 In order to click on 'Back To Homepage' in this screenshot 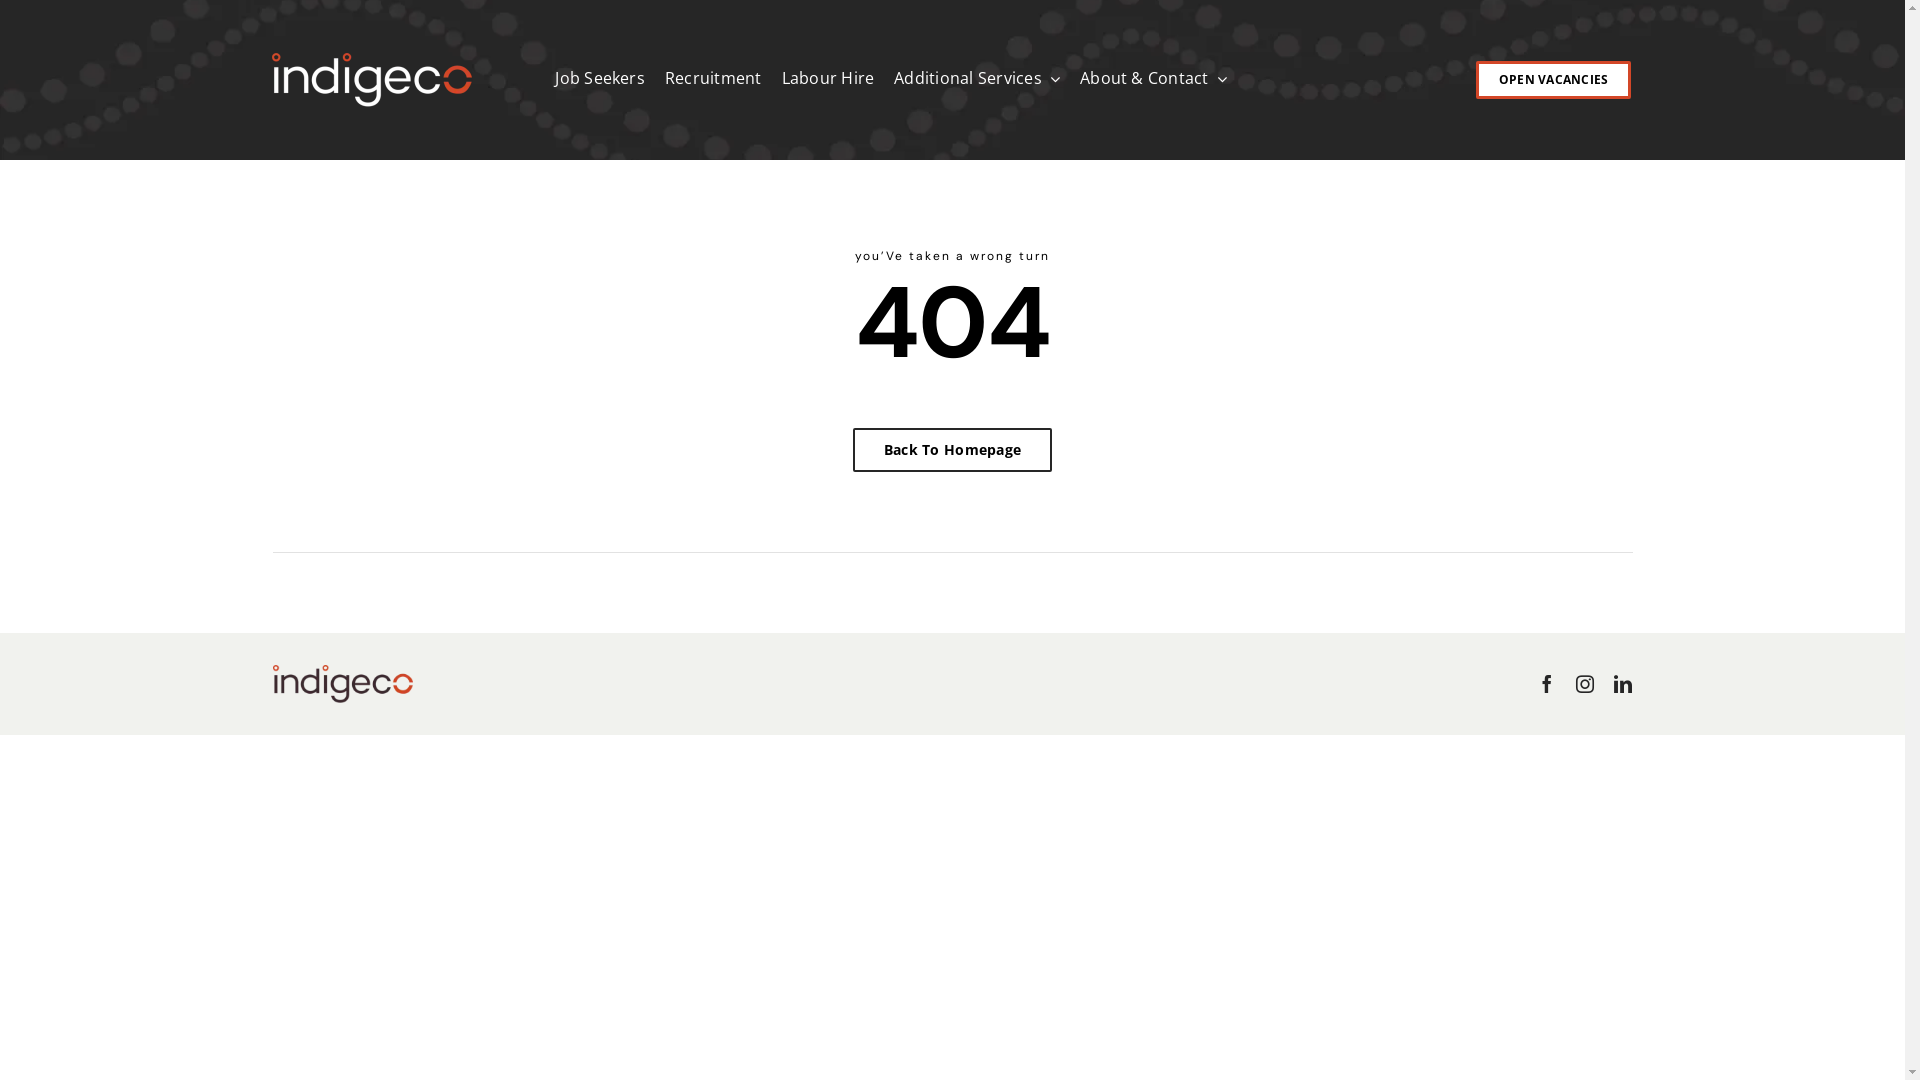, I will do `click(853, 450)`.